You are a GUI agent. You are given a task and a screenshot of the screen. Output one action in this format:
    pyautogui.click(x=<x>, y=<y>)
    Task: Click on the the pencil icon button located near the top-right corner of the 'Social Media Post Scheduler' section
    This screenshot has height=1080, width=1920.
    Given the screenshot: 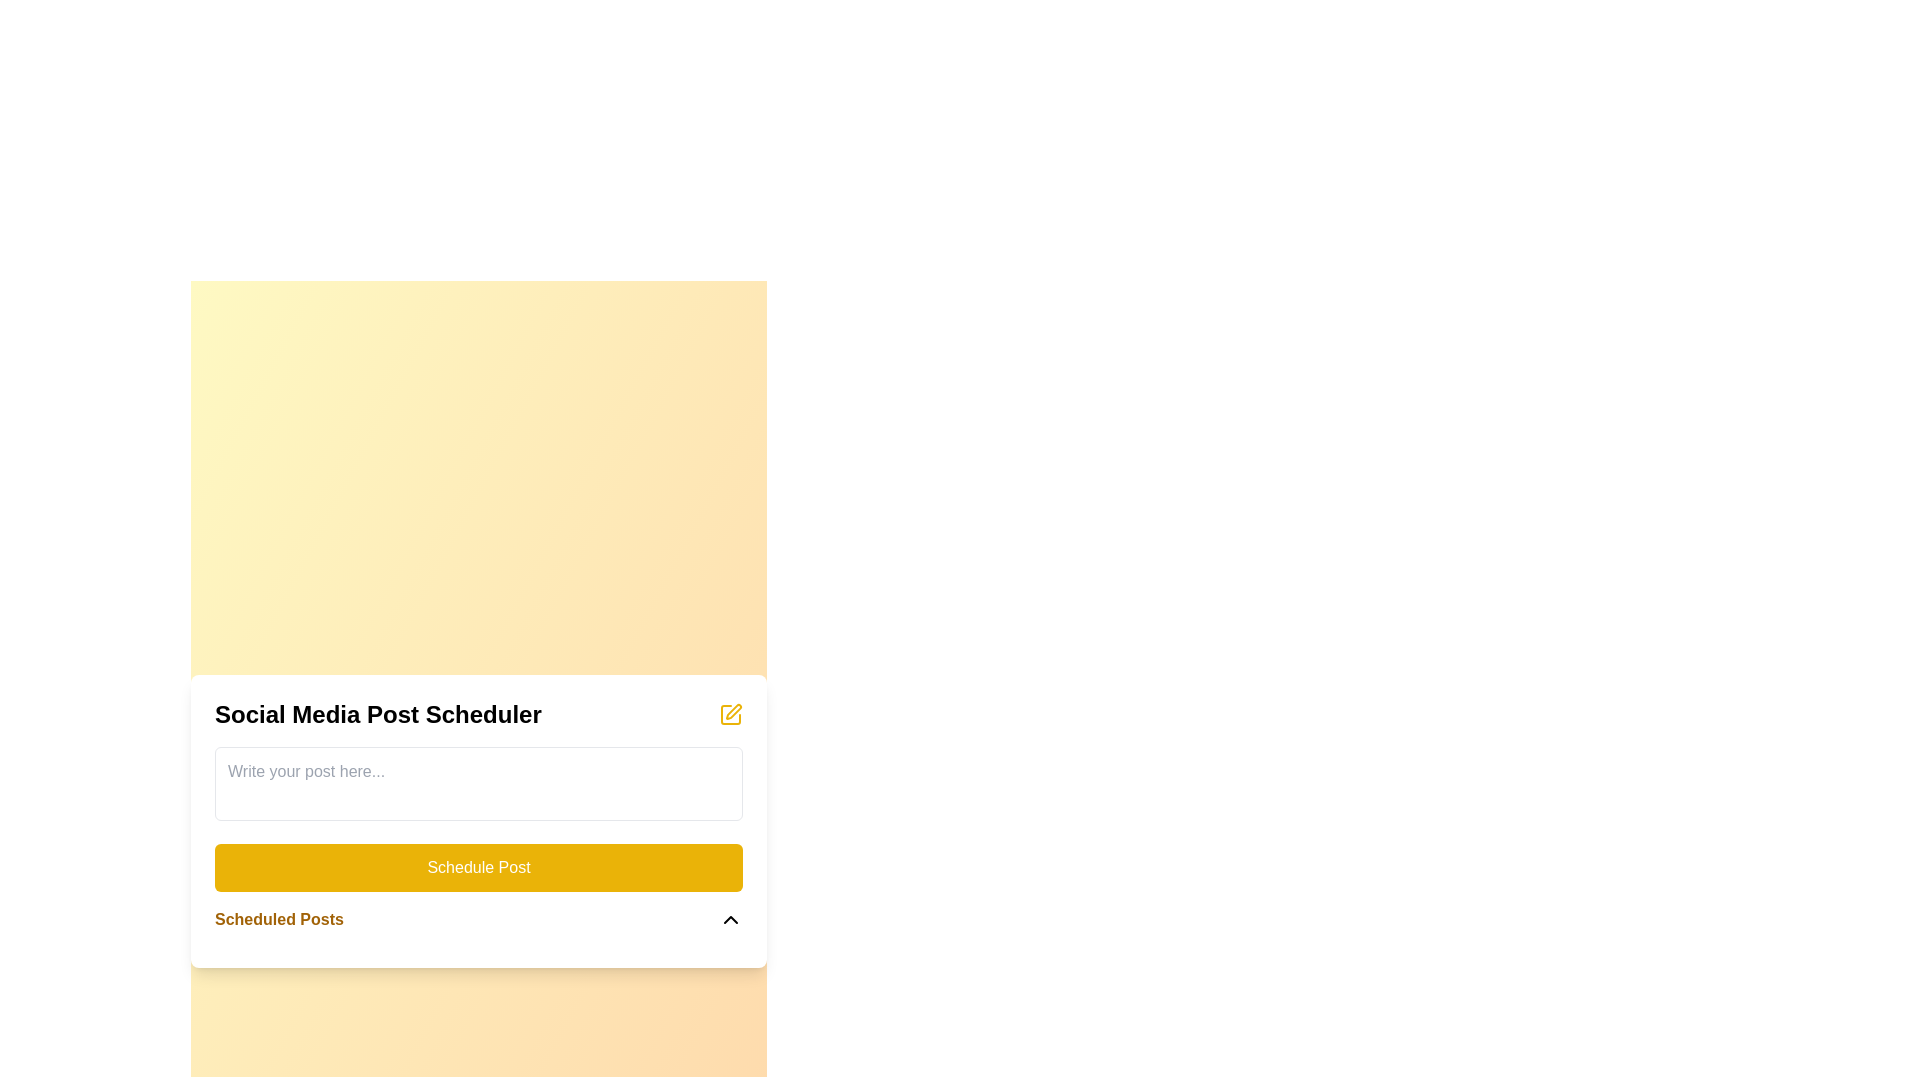 What is the action you would take?
    pyautogui.click(x=729, y=712)
    